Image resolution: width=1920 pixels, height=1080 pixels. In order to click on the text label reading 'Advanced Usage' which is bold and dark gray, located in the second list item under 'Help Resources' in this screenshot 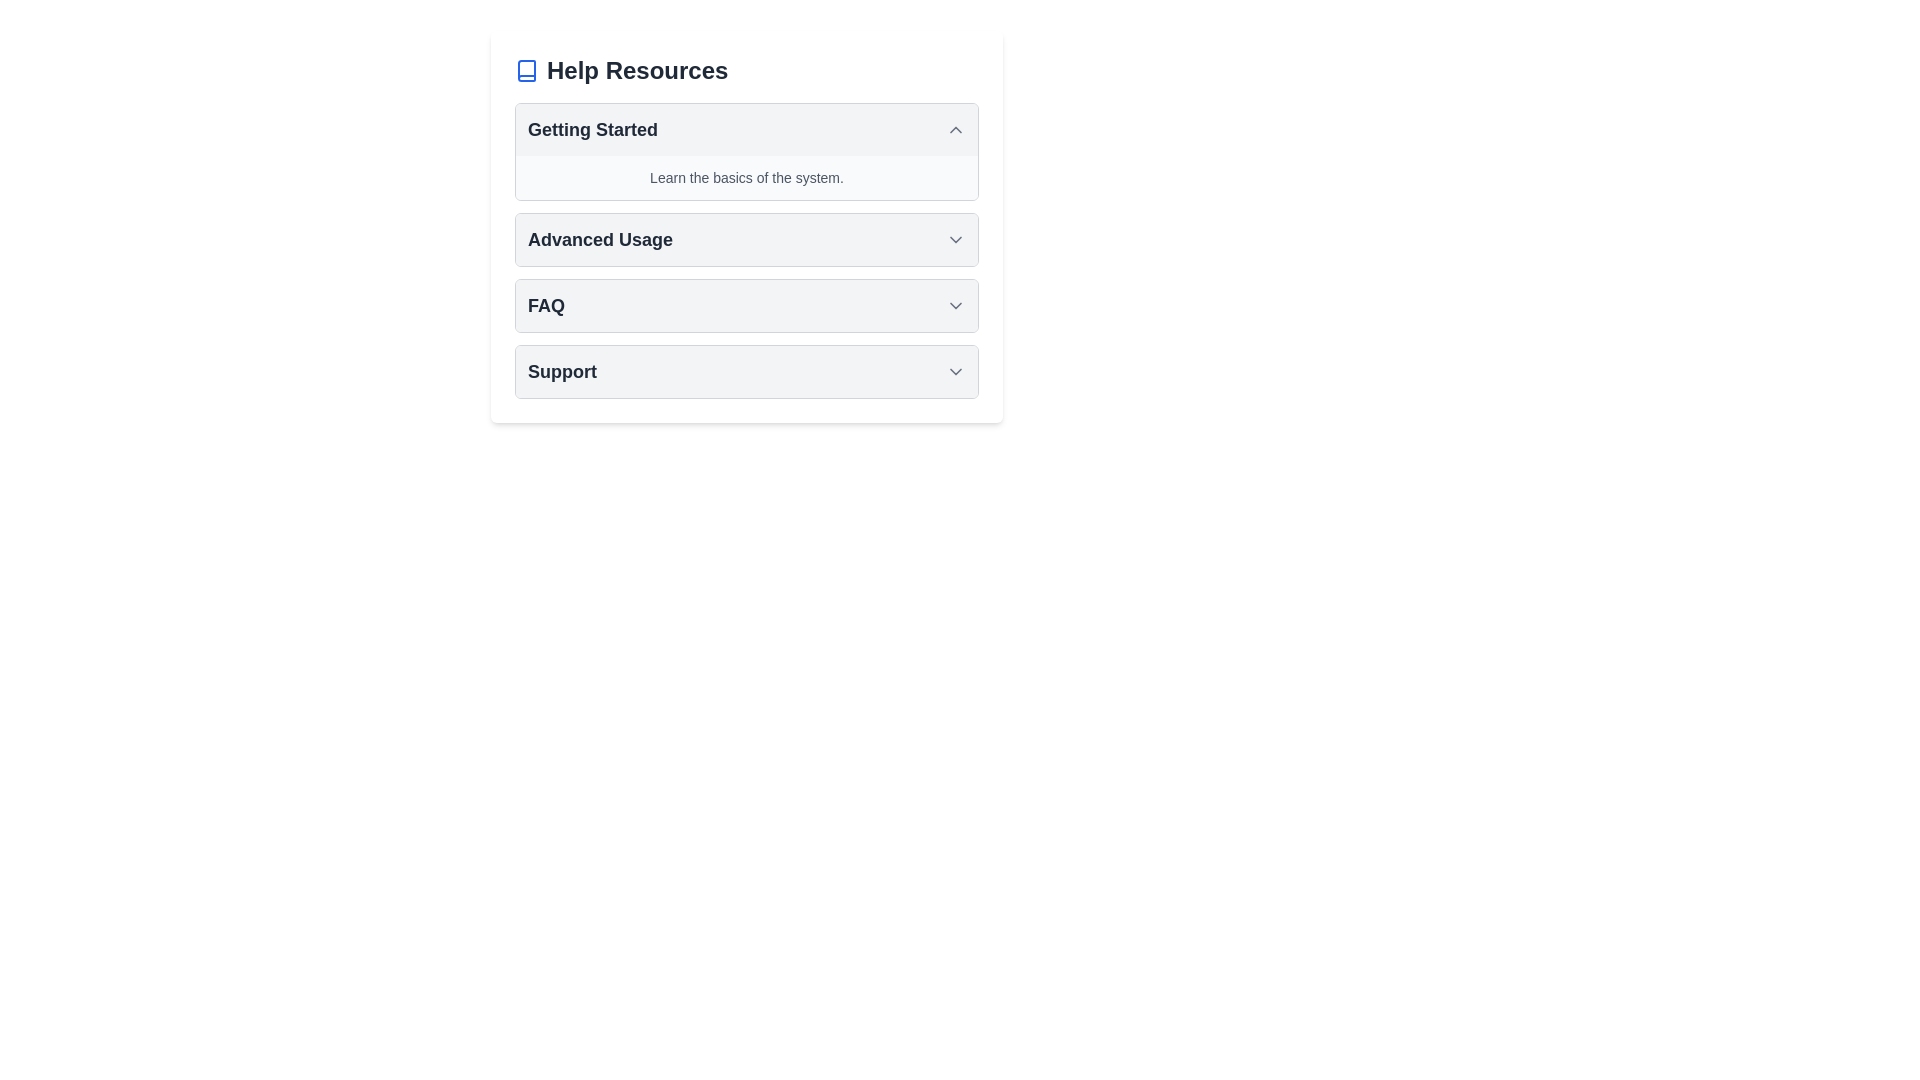, I will do `click(599, 238)`.